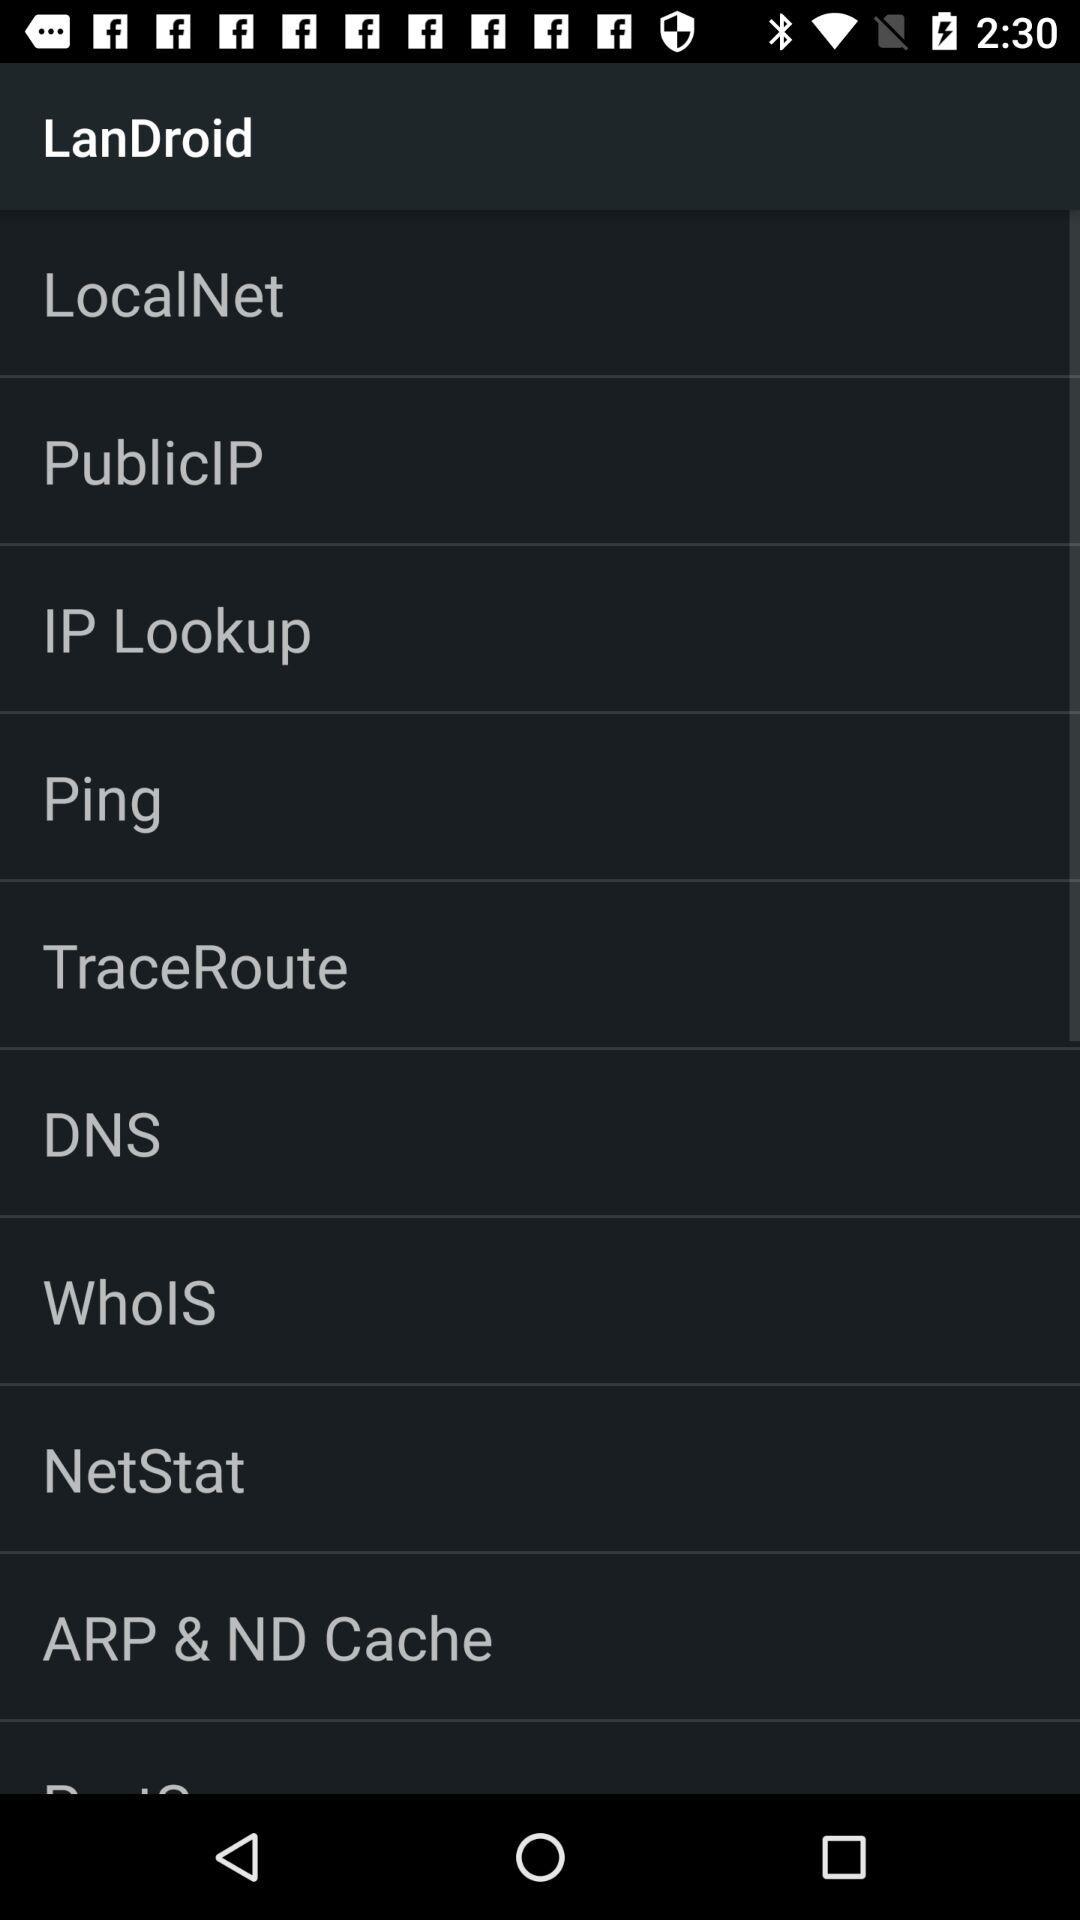 This screenshot has width=1080, height=1920. I want to click on the app below the arp & nd cache, so click(164, 1756).